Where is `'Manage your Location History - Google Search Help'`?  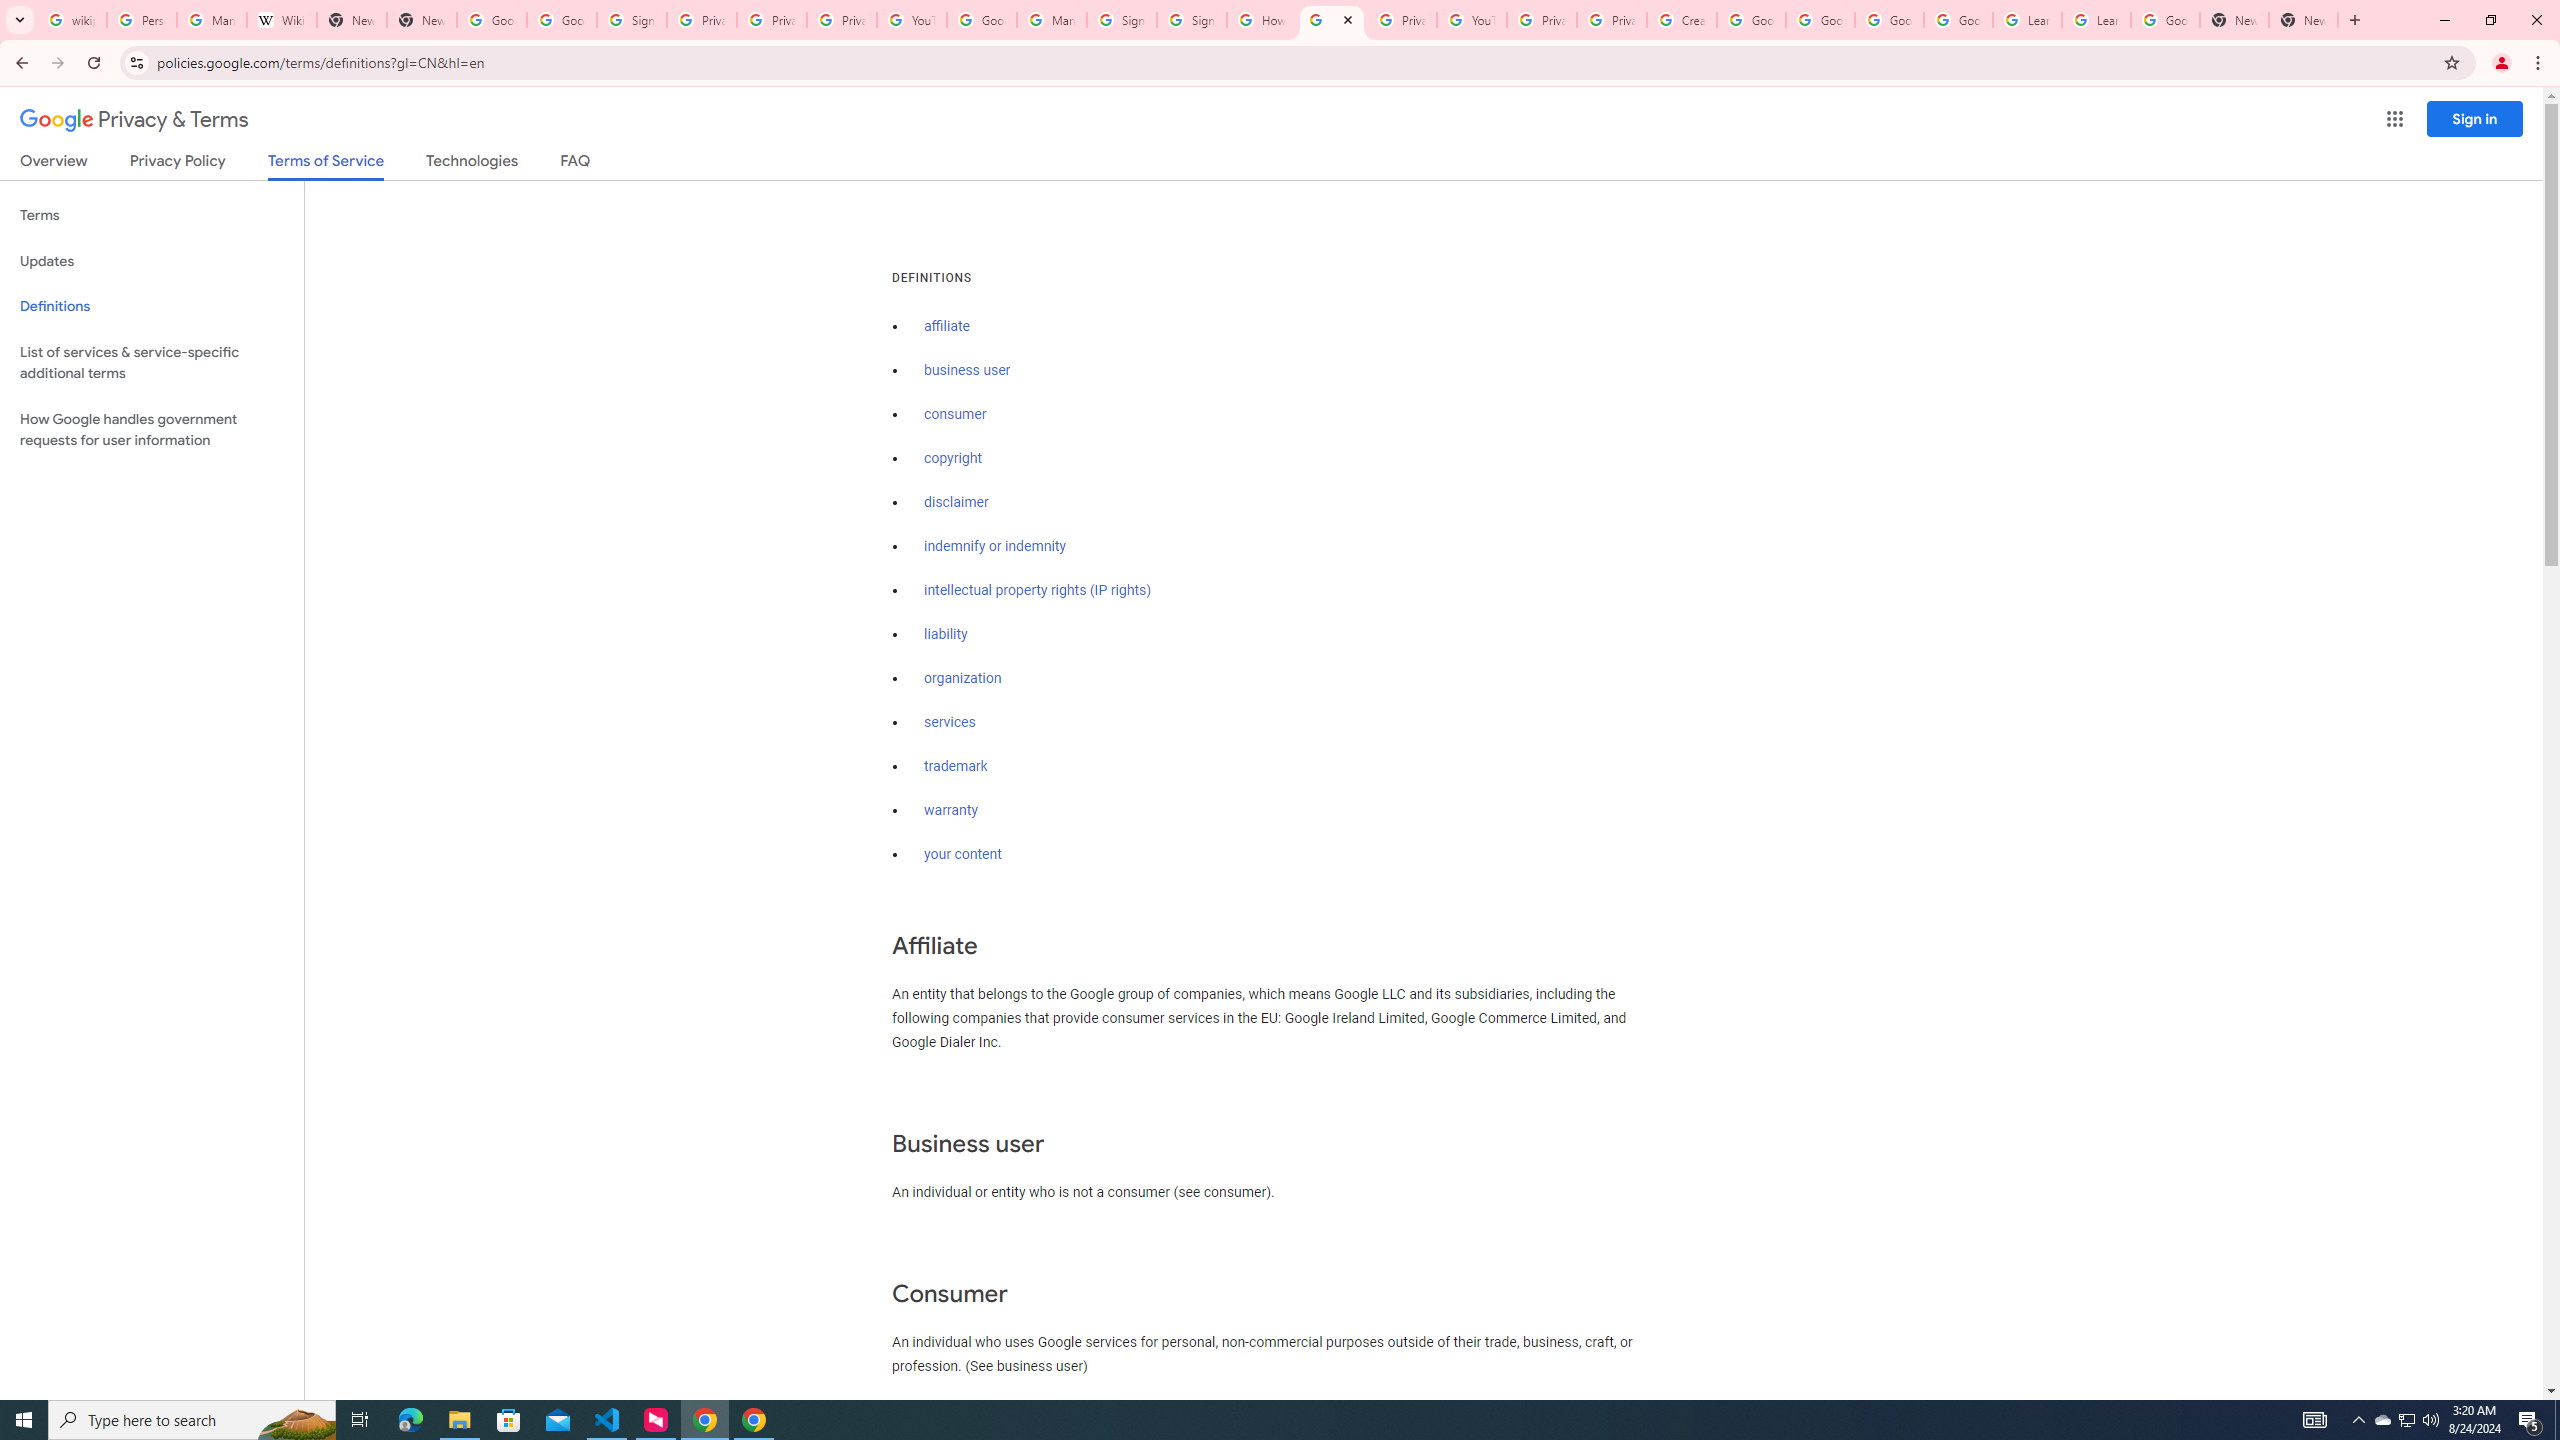 'Manage your Location History - Google Search Help' is located at coordinates (211, 19).